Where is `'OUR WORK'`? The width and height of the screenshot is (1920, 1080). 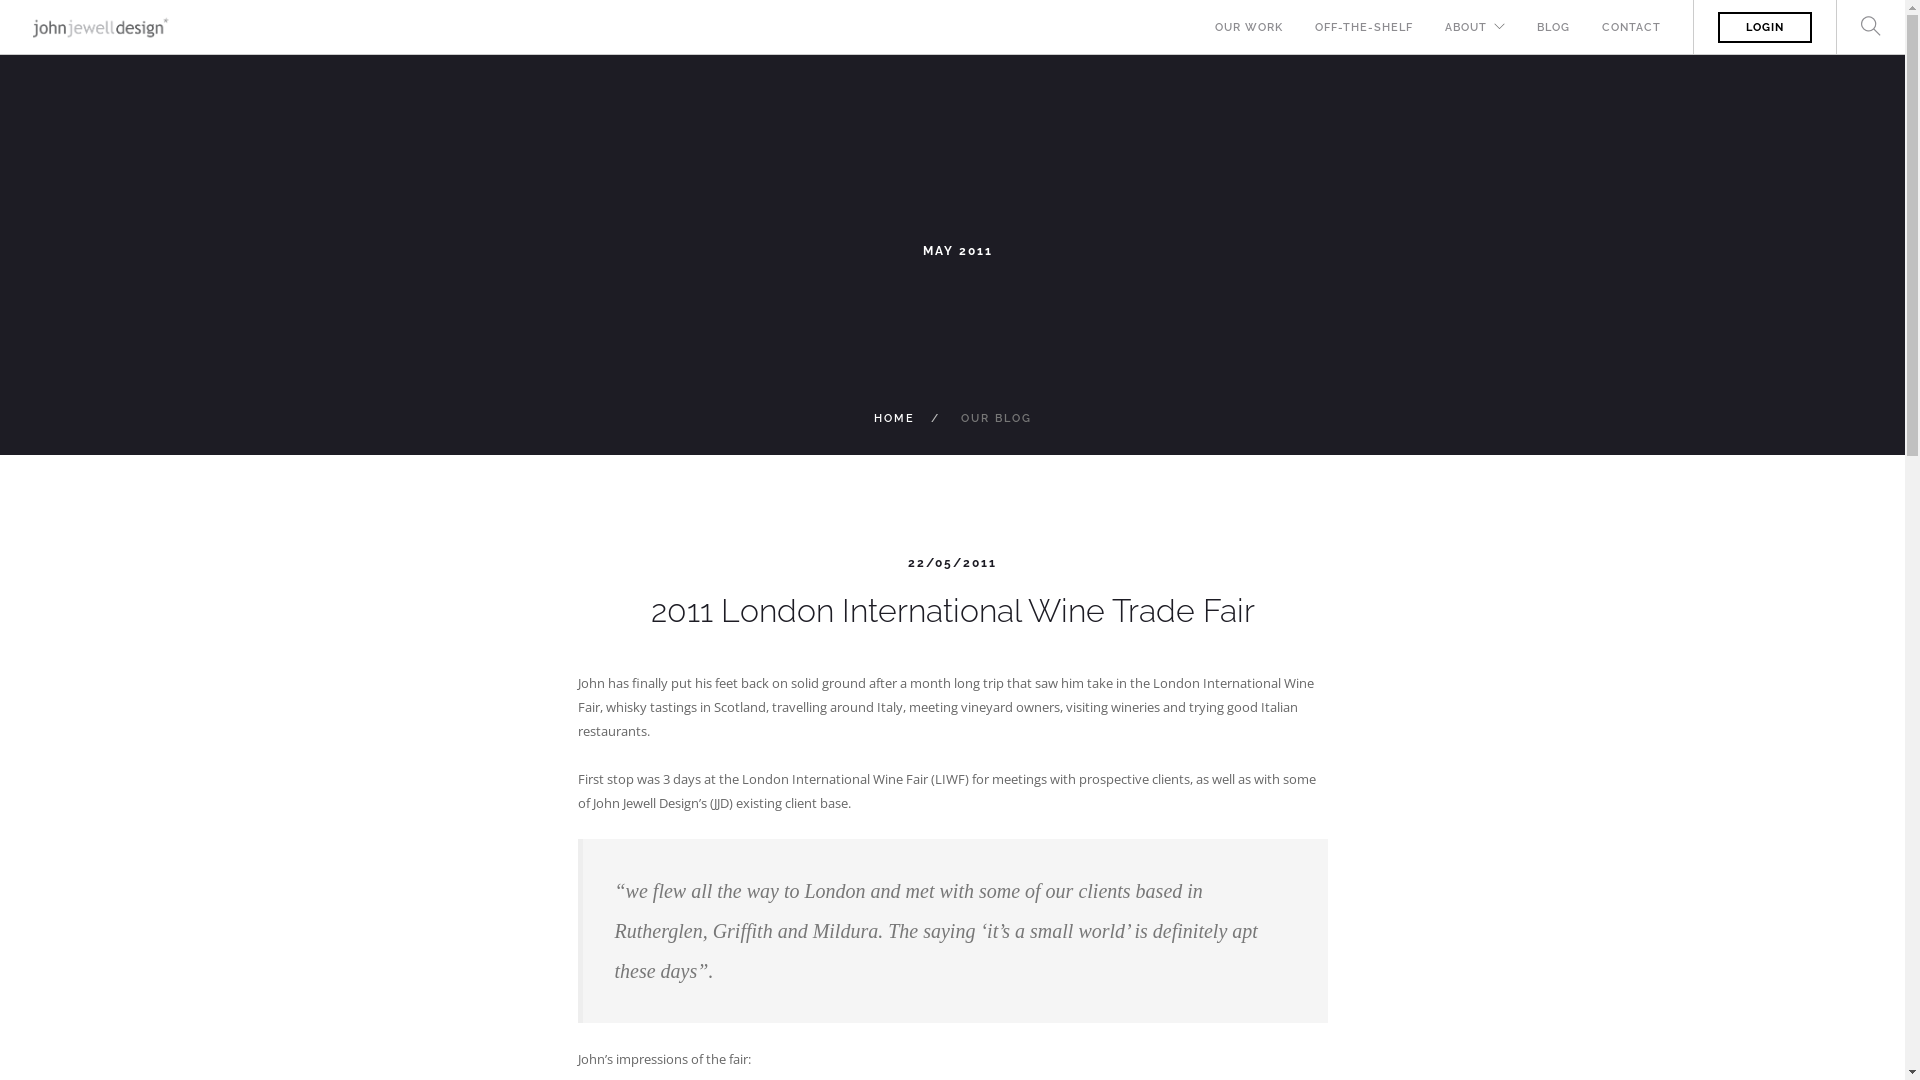
'OUR WORK' is located at coordinates (1247, 28).